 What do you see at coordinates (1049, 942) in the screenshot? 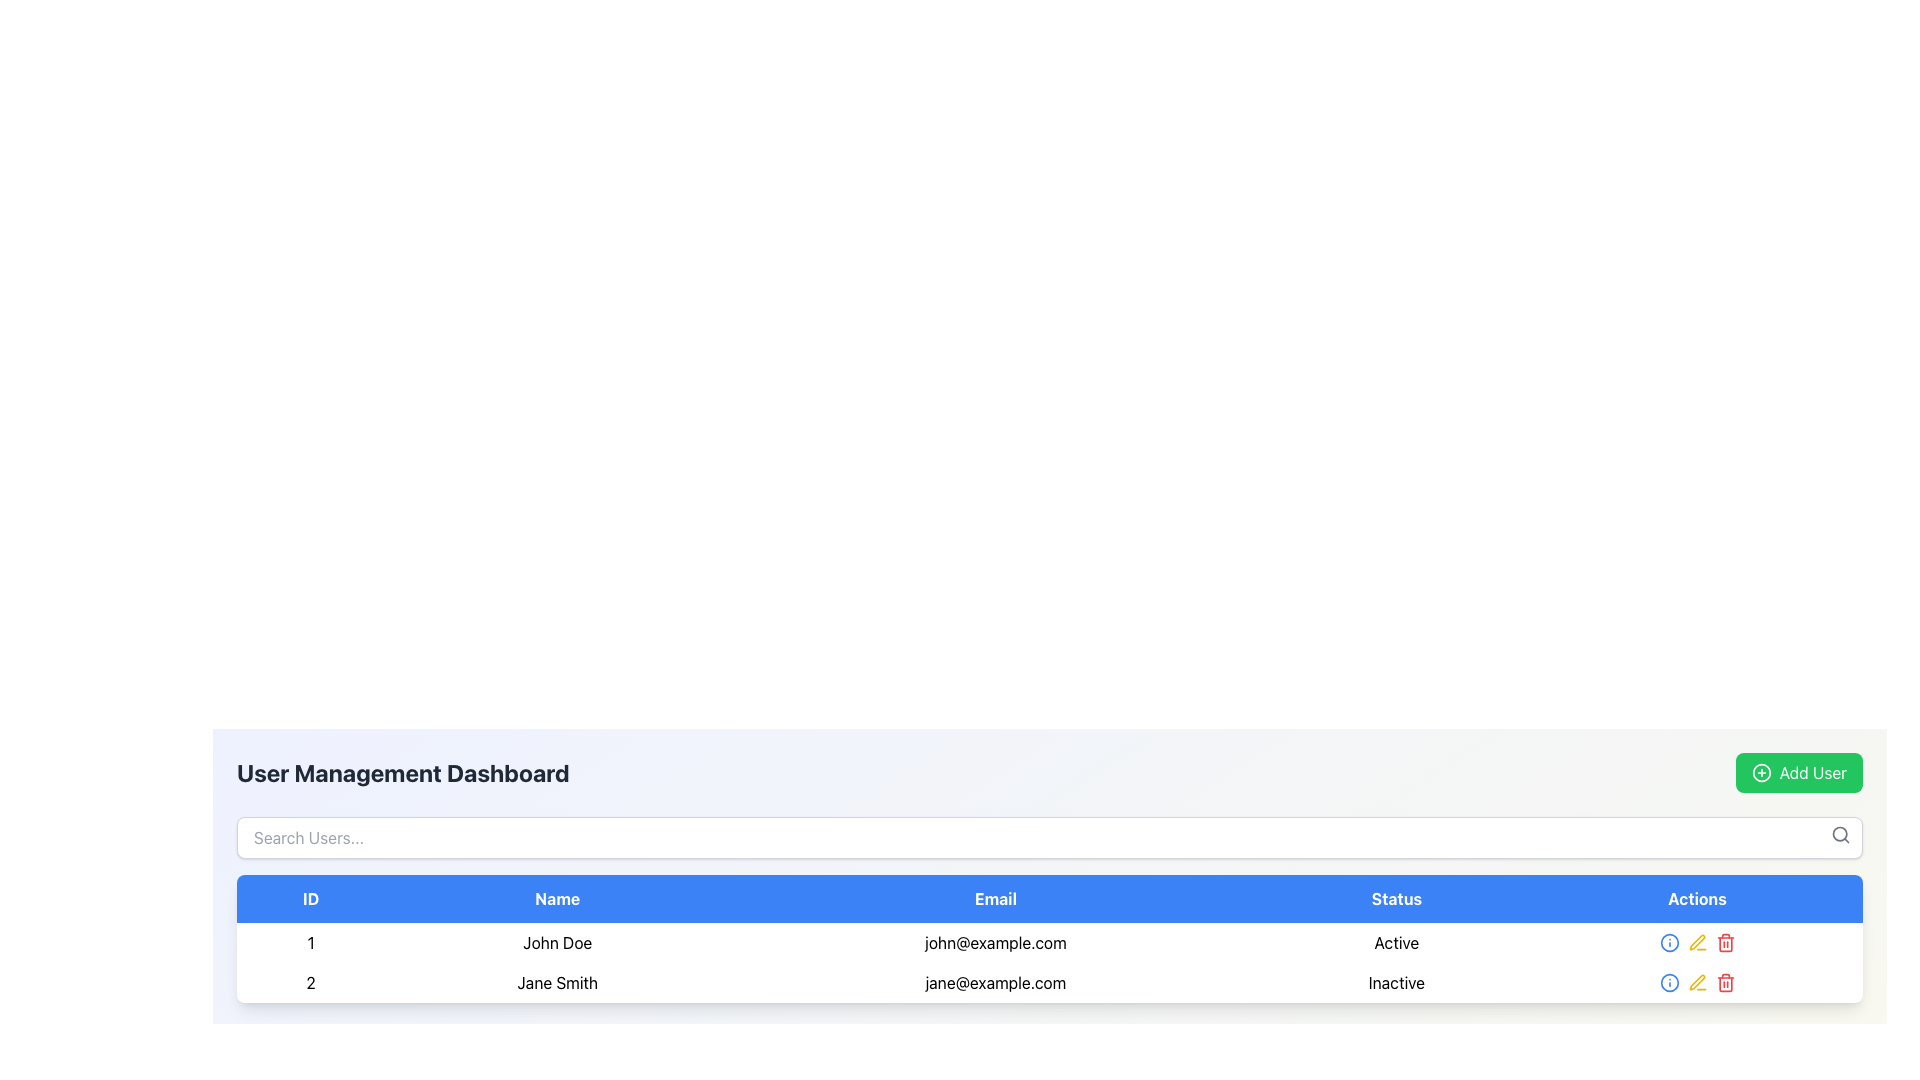
I see `to select the first row in the user information table, which displays ID '1', Name 'John Doe', Email 'john@example.com', and Status 'Active'` at bounding box center [1049, 942].